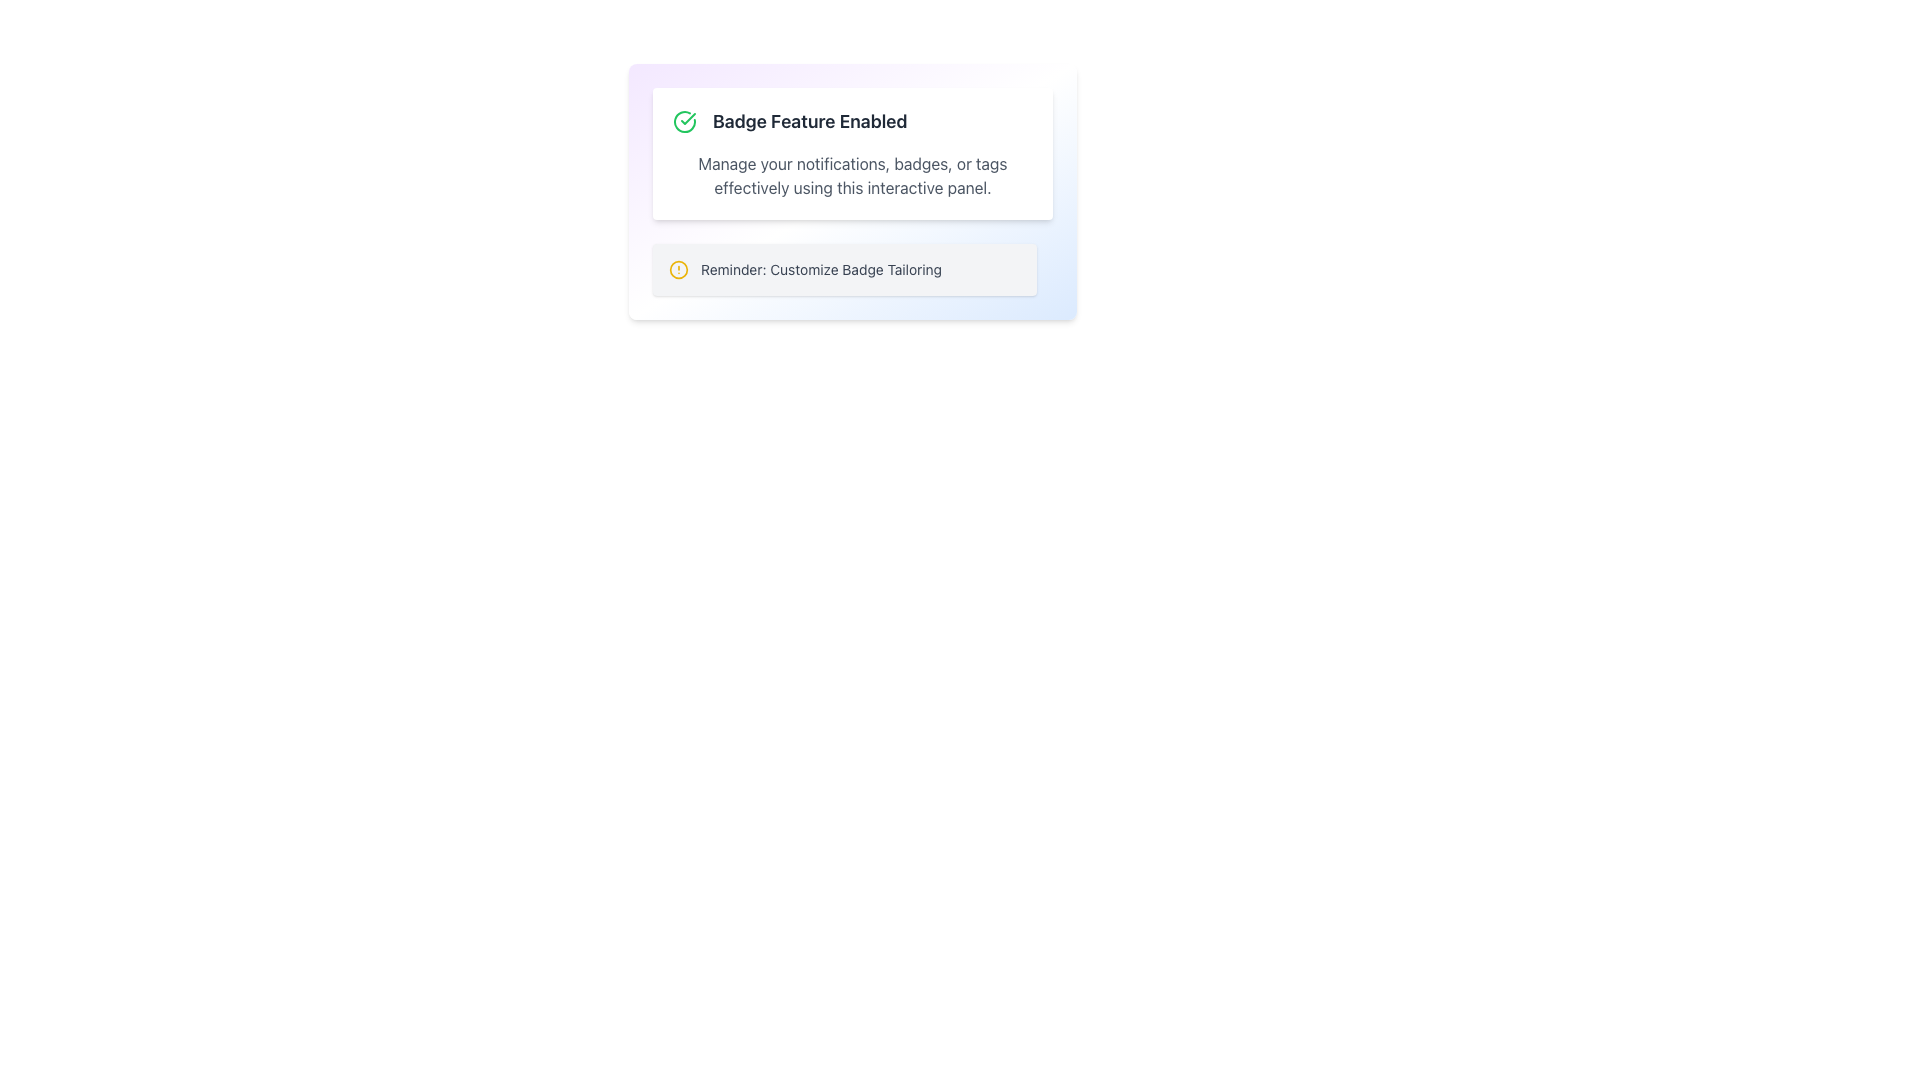 The image size is (1920, 1080). Describe the element at coordinates (678, 270) in the screenshot. I see `the yellow circular icon with a hollow center and a vertical line in its upper half, which resembles a warning symbol, located to the left of the text area labeled 'Reminder: Customize Badge Tailoring'` at that location.